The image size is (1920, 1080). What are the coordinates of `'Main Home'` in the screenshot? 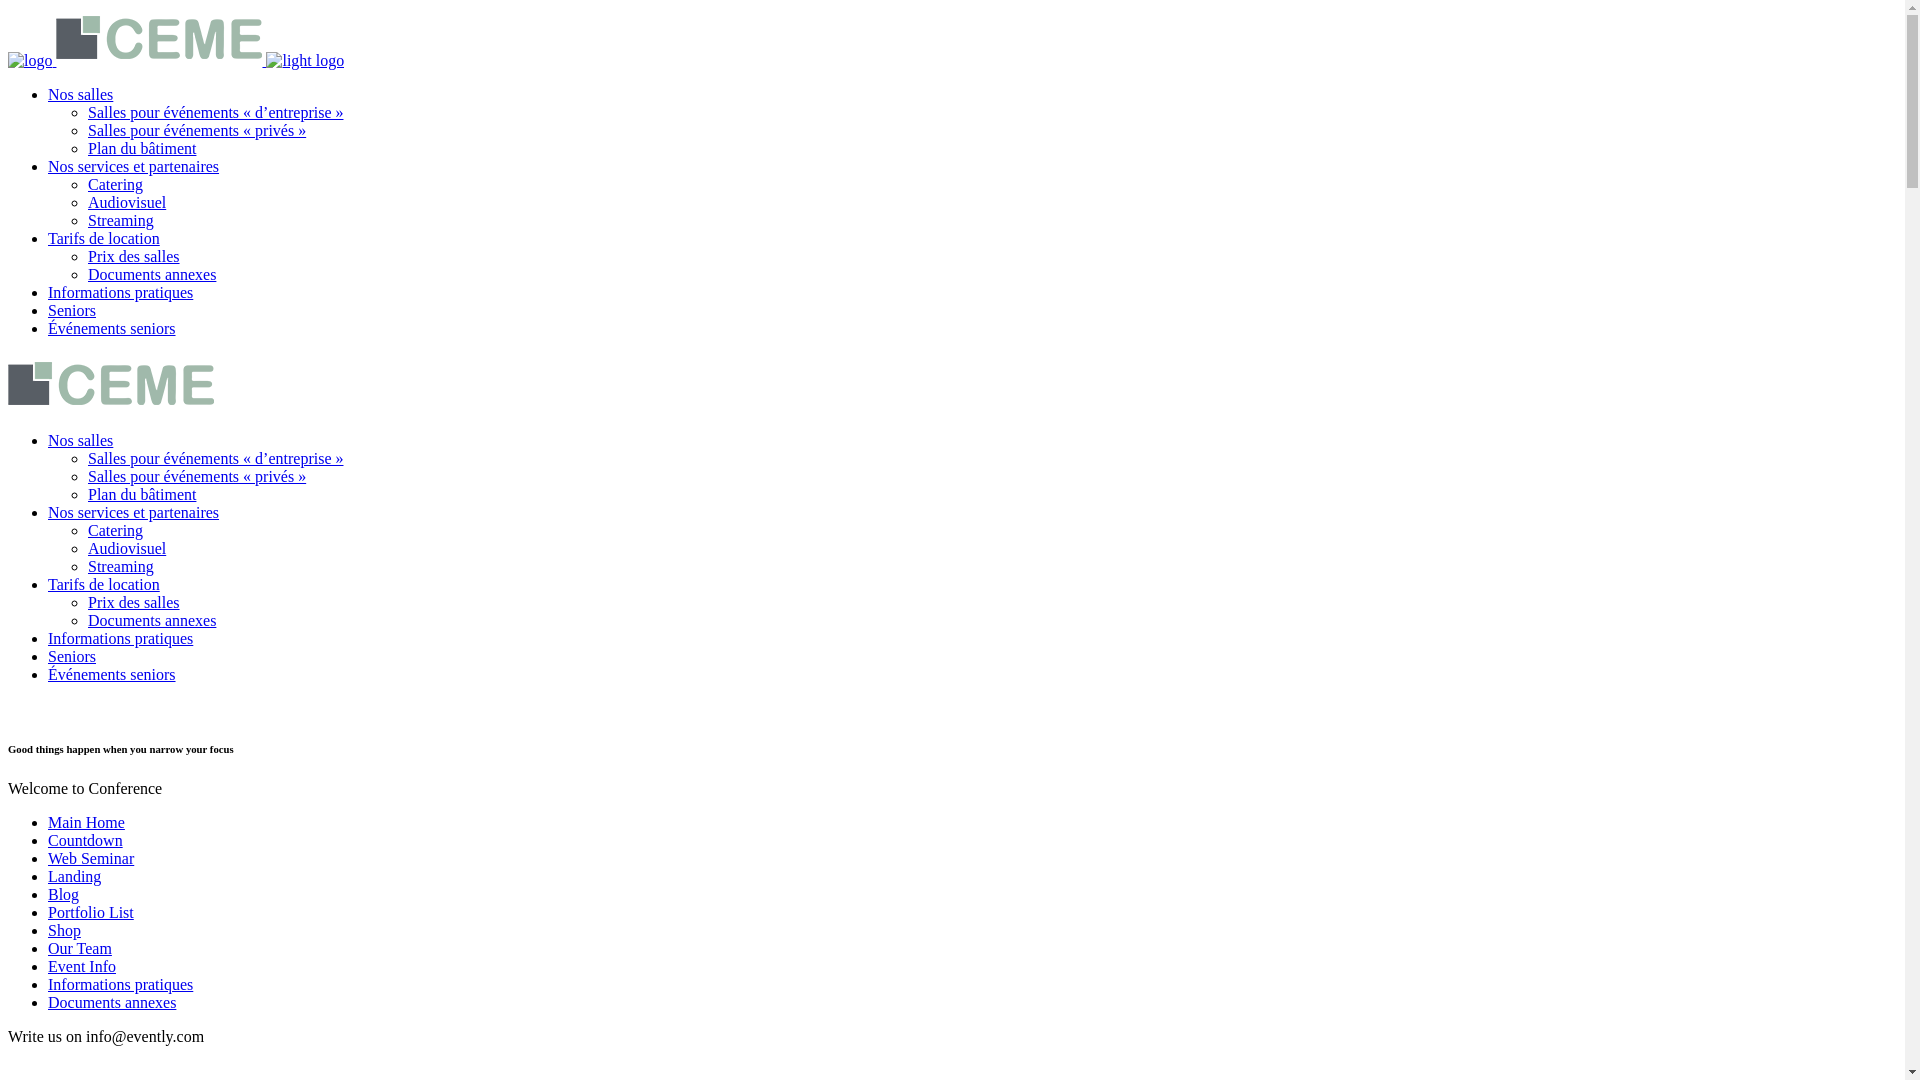 It's located at (85, 822).